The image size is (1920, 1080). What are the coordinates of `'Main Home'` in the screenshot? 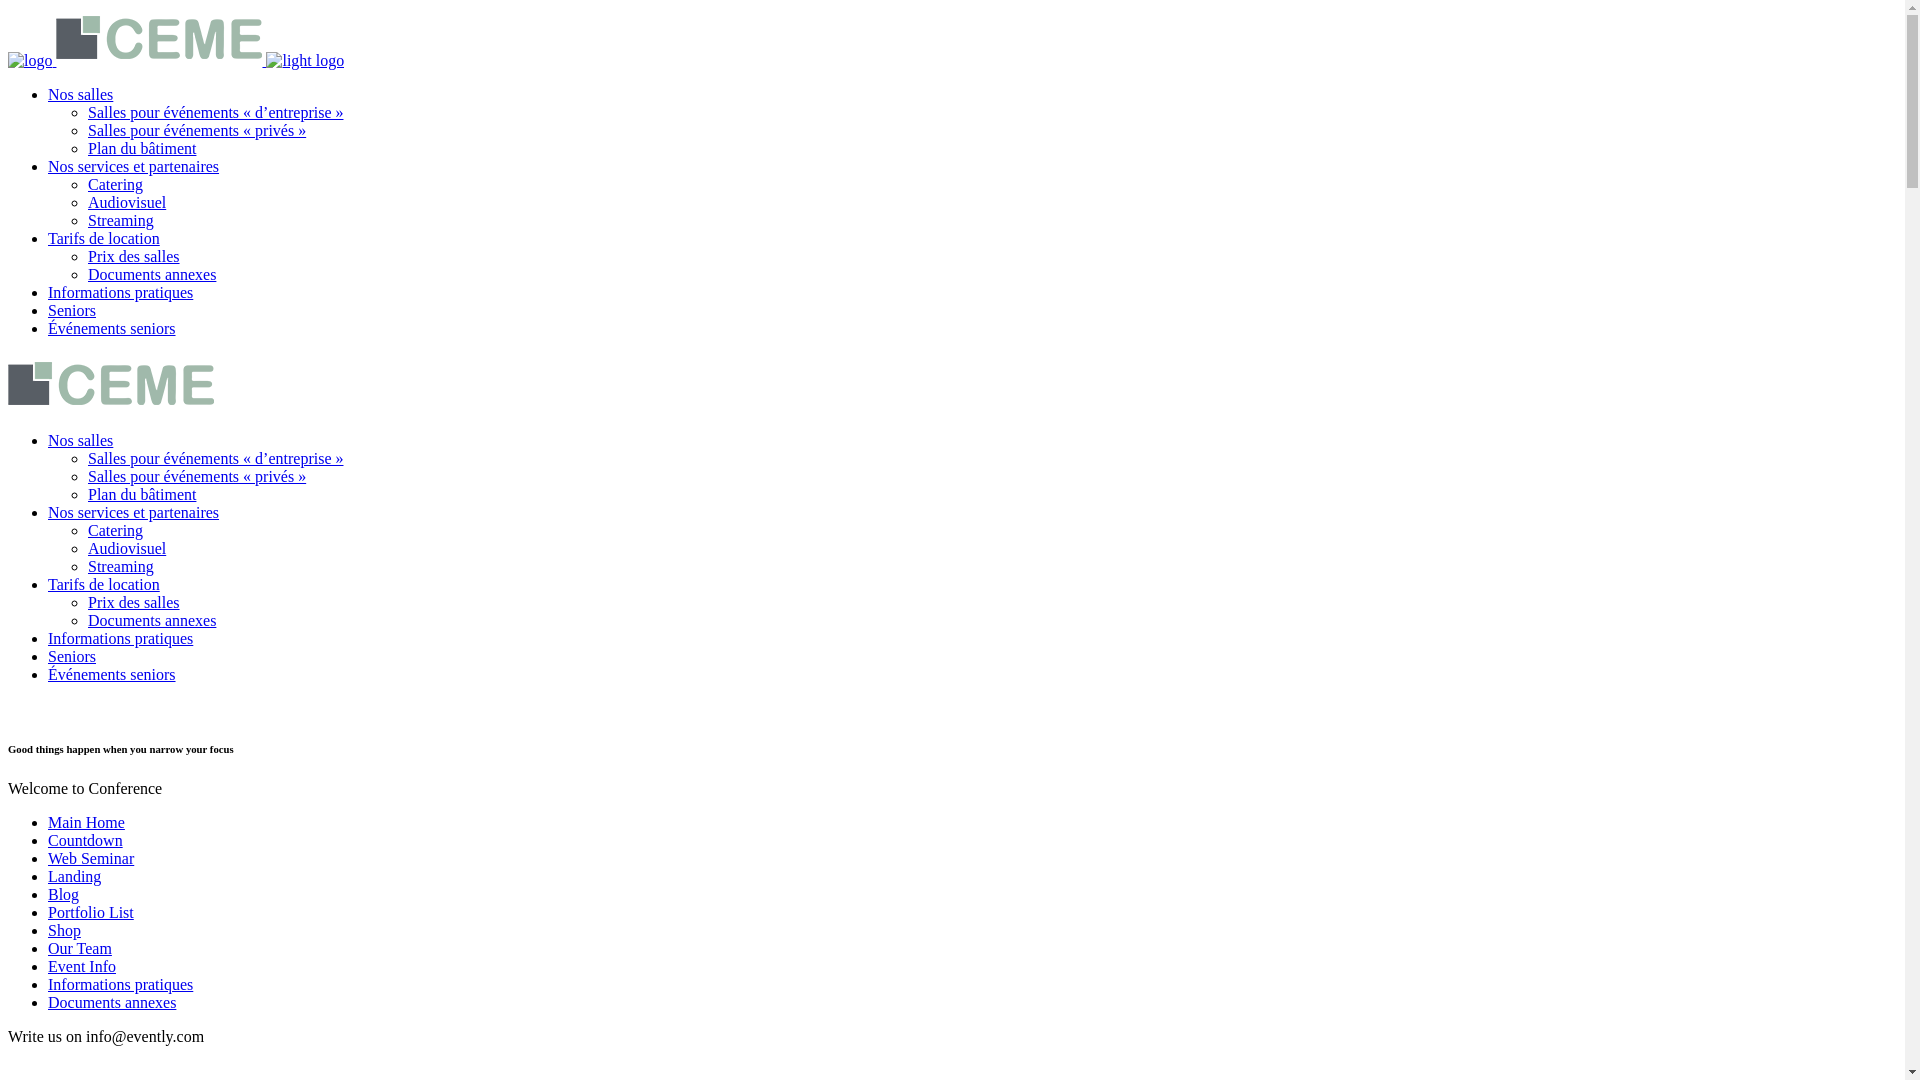 It's located at (85, 822).